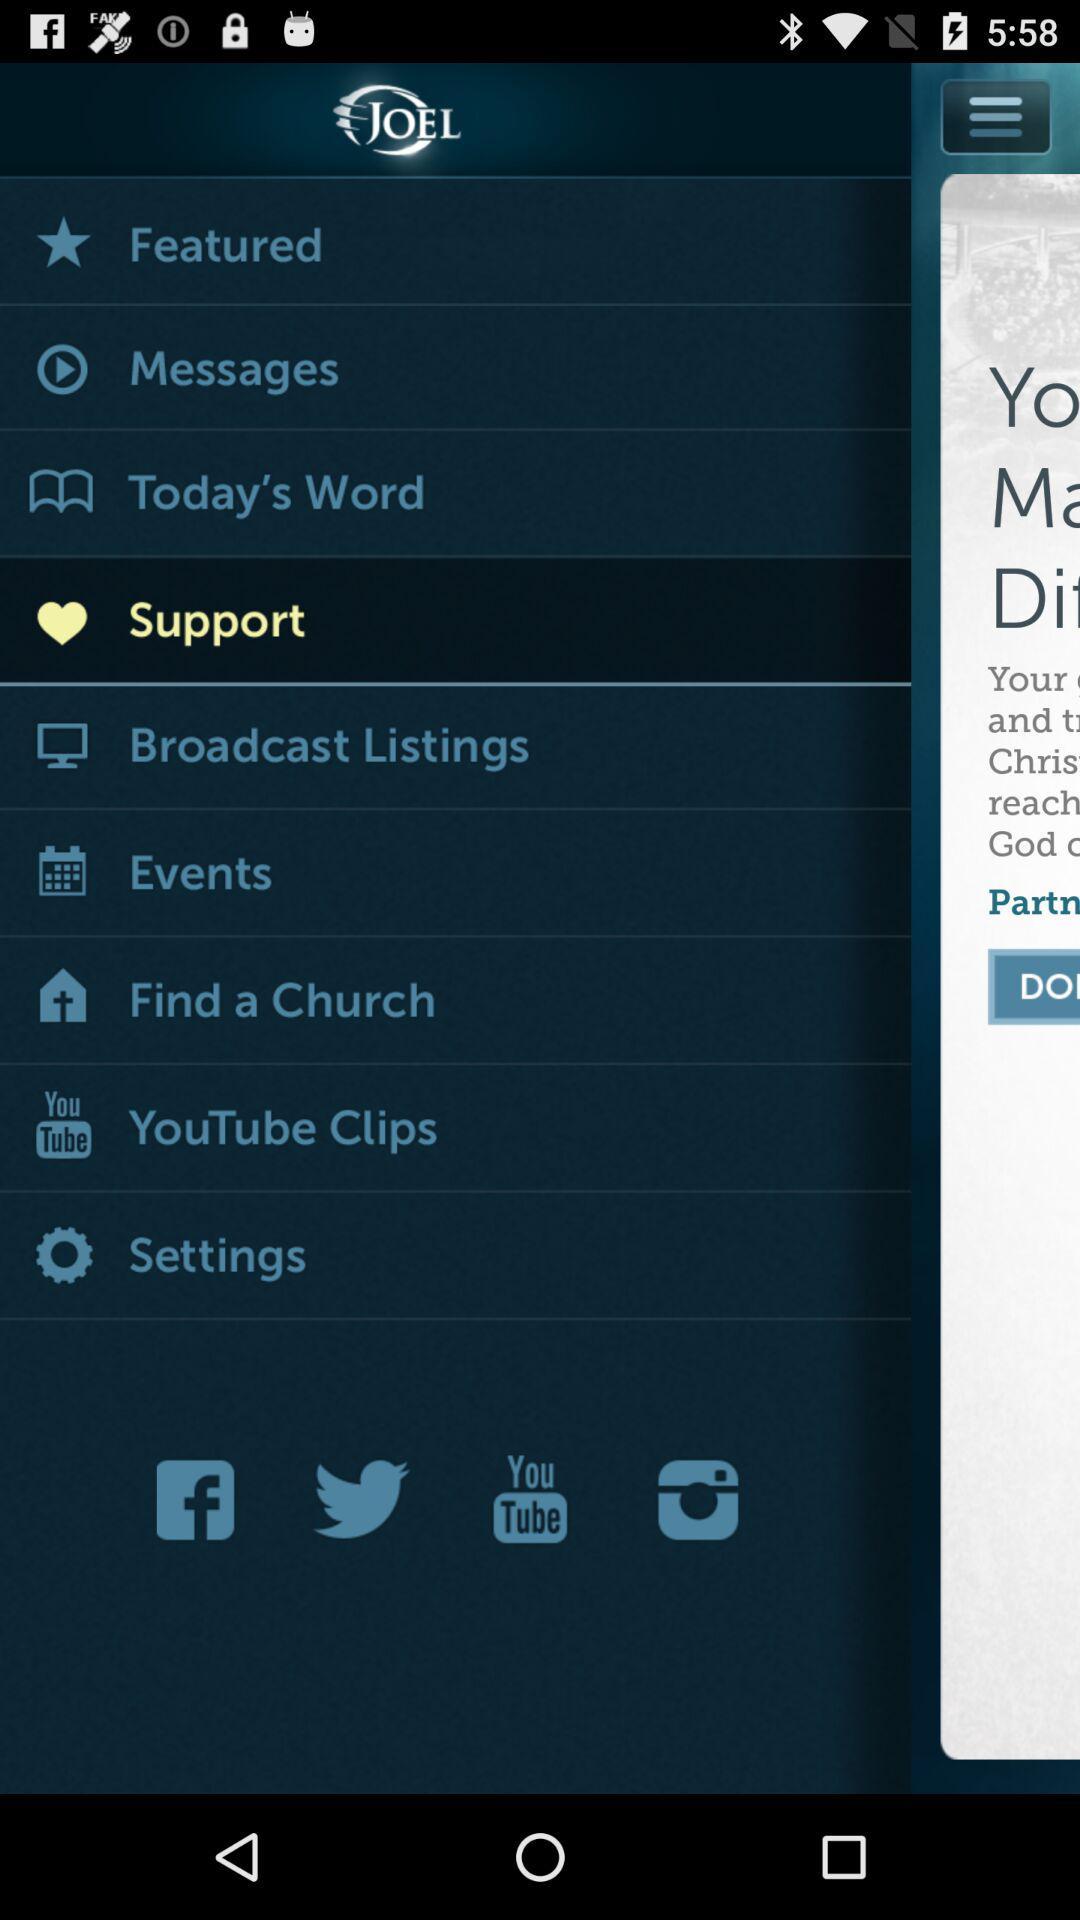 The width and height of the screenshot is (1080, 1920). Describe the element at coordinates (529, 1499) in the screenshot. I see `youtube` at that location.